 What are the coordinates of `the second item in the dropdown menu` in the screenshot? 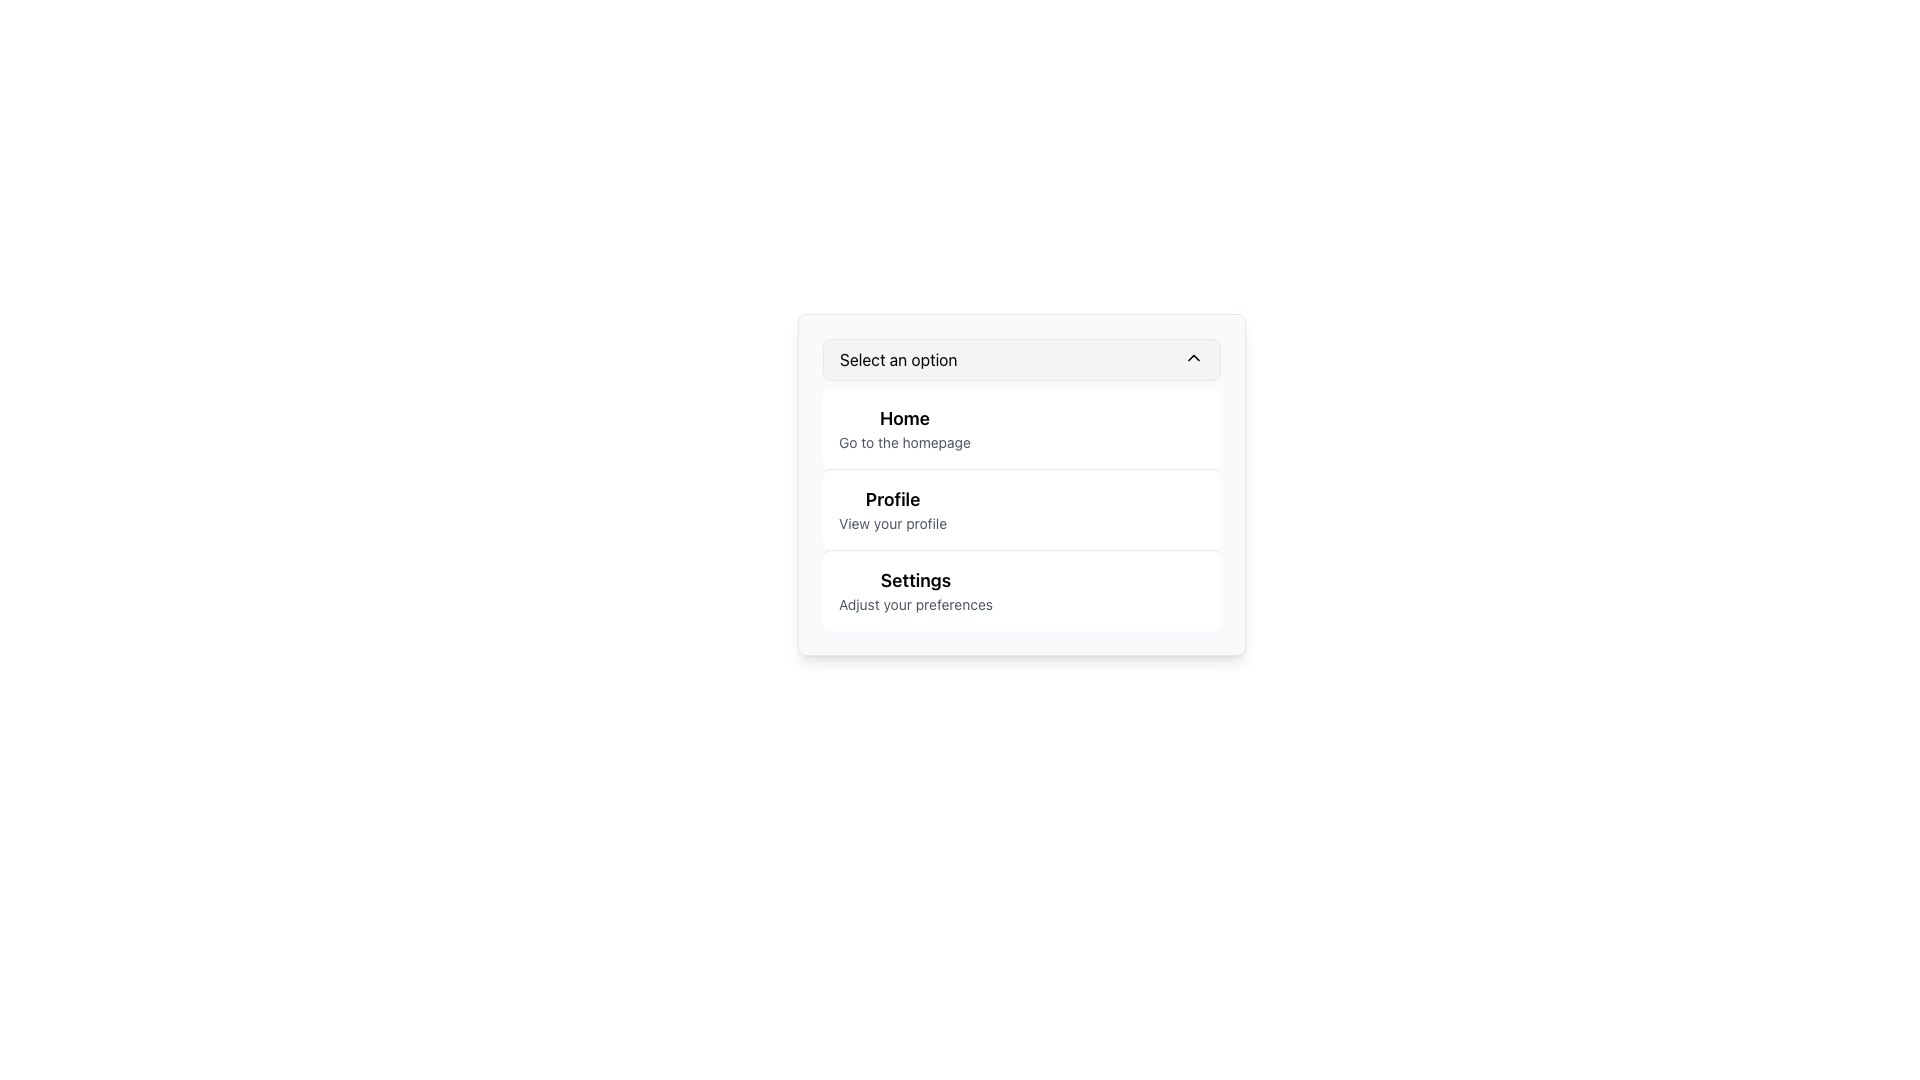 It's located at (1022, 485).